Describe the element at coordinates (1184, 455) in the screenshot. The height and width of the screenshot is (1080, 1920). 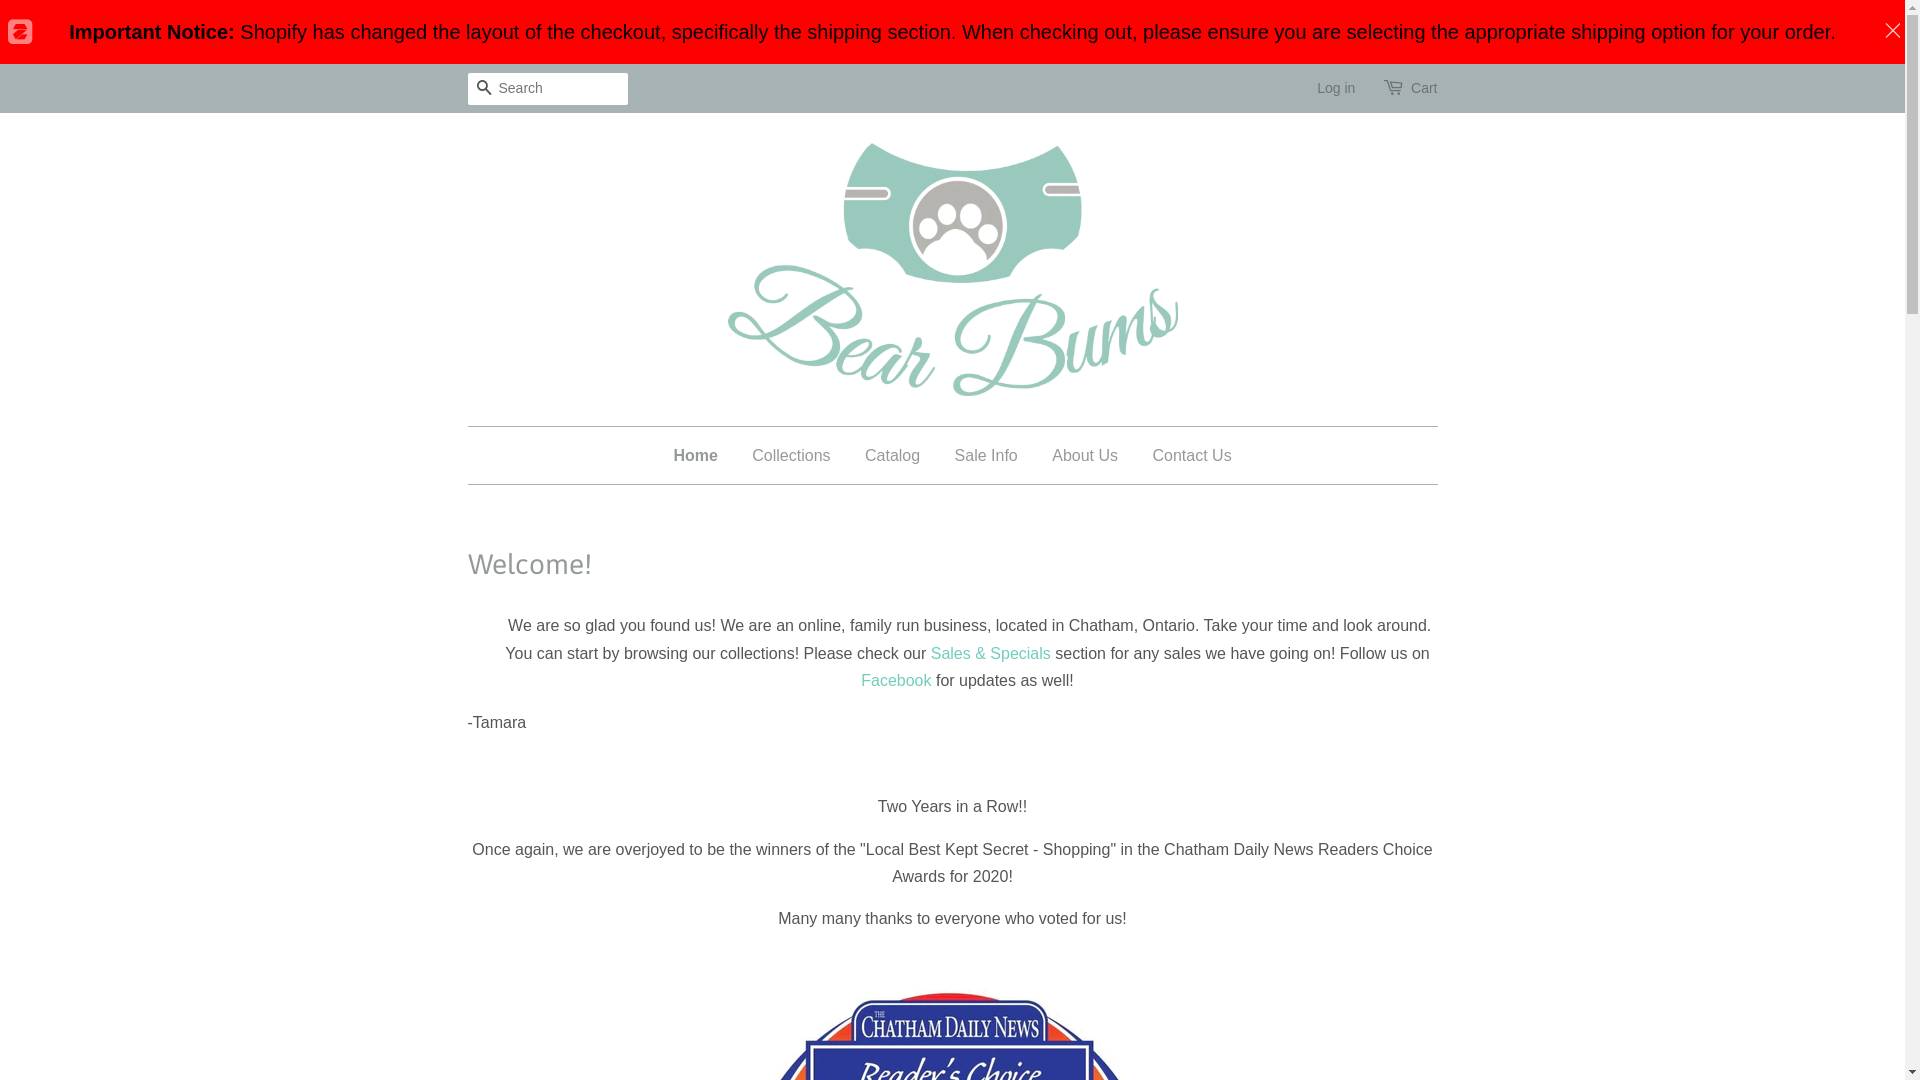
I see `'Contact Us'` at that location.